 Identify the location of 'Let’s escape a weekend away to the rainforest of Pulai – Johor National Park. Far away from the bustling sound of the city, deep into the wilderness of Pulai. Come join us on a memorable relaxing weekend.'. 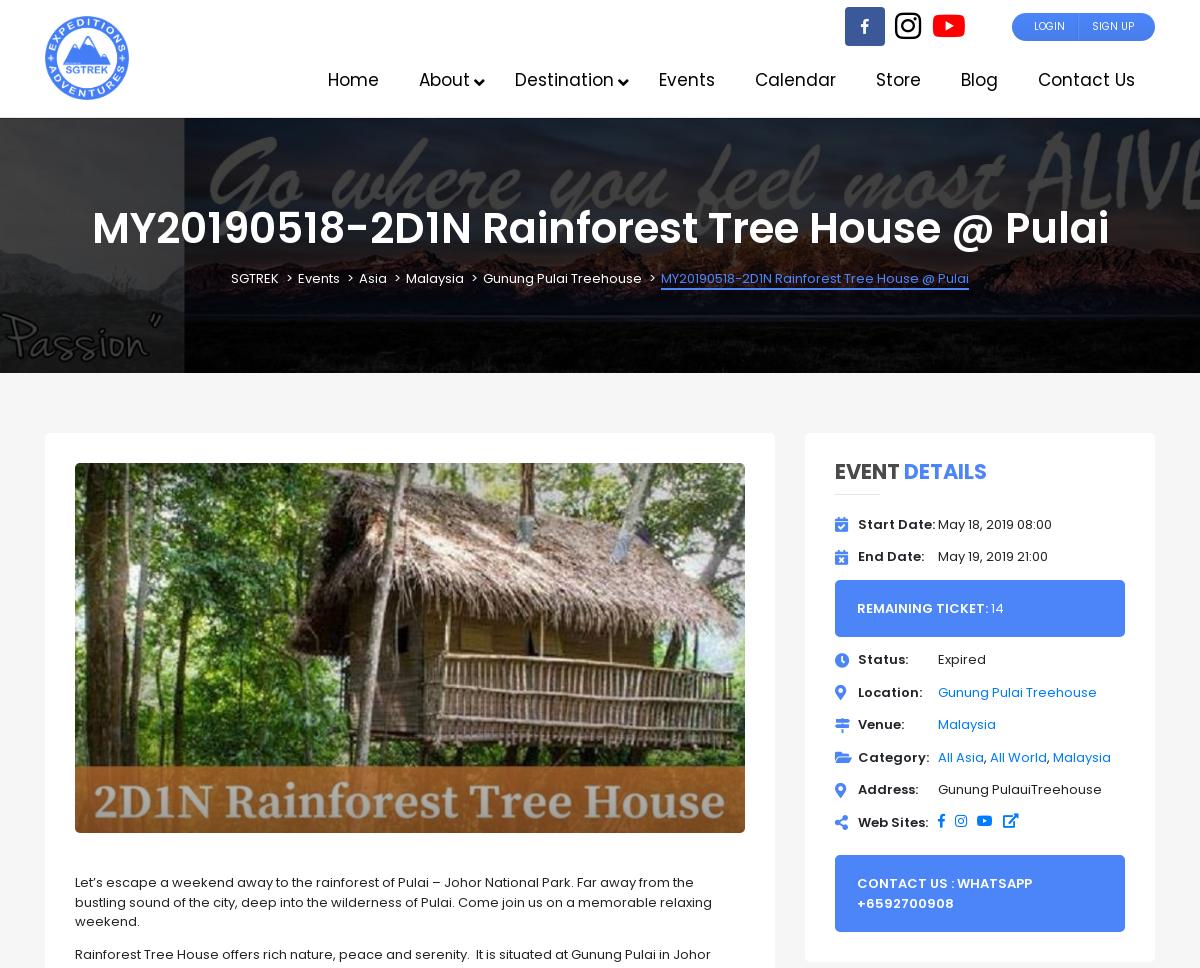
(393, 901).